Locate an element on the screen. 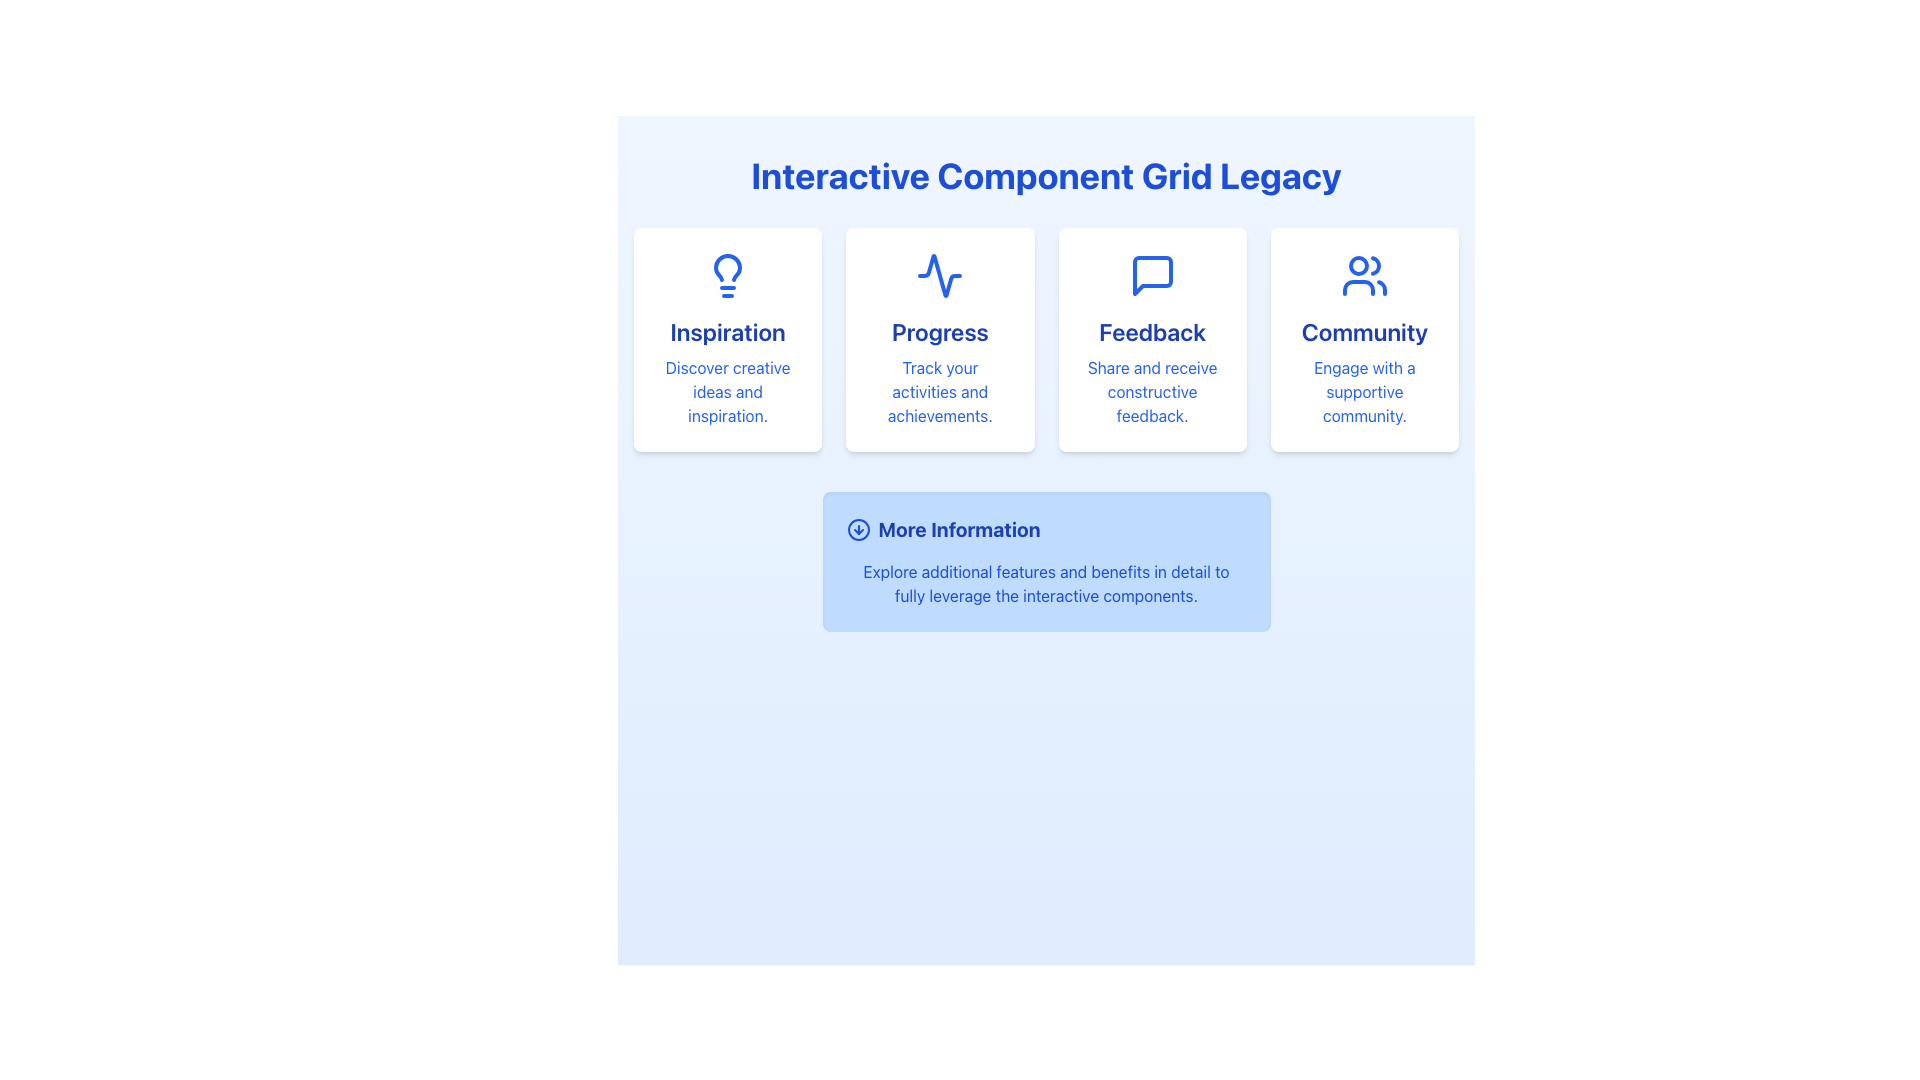 The image size is (1920, 1080). the downward-pointing blue arrow icon within a circular outline, located to the left of the 'More Information' text is located at coordinates (858, 528).